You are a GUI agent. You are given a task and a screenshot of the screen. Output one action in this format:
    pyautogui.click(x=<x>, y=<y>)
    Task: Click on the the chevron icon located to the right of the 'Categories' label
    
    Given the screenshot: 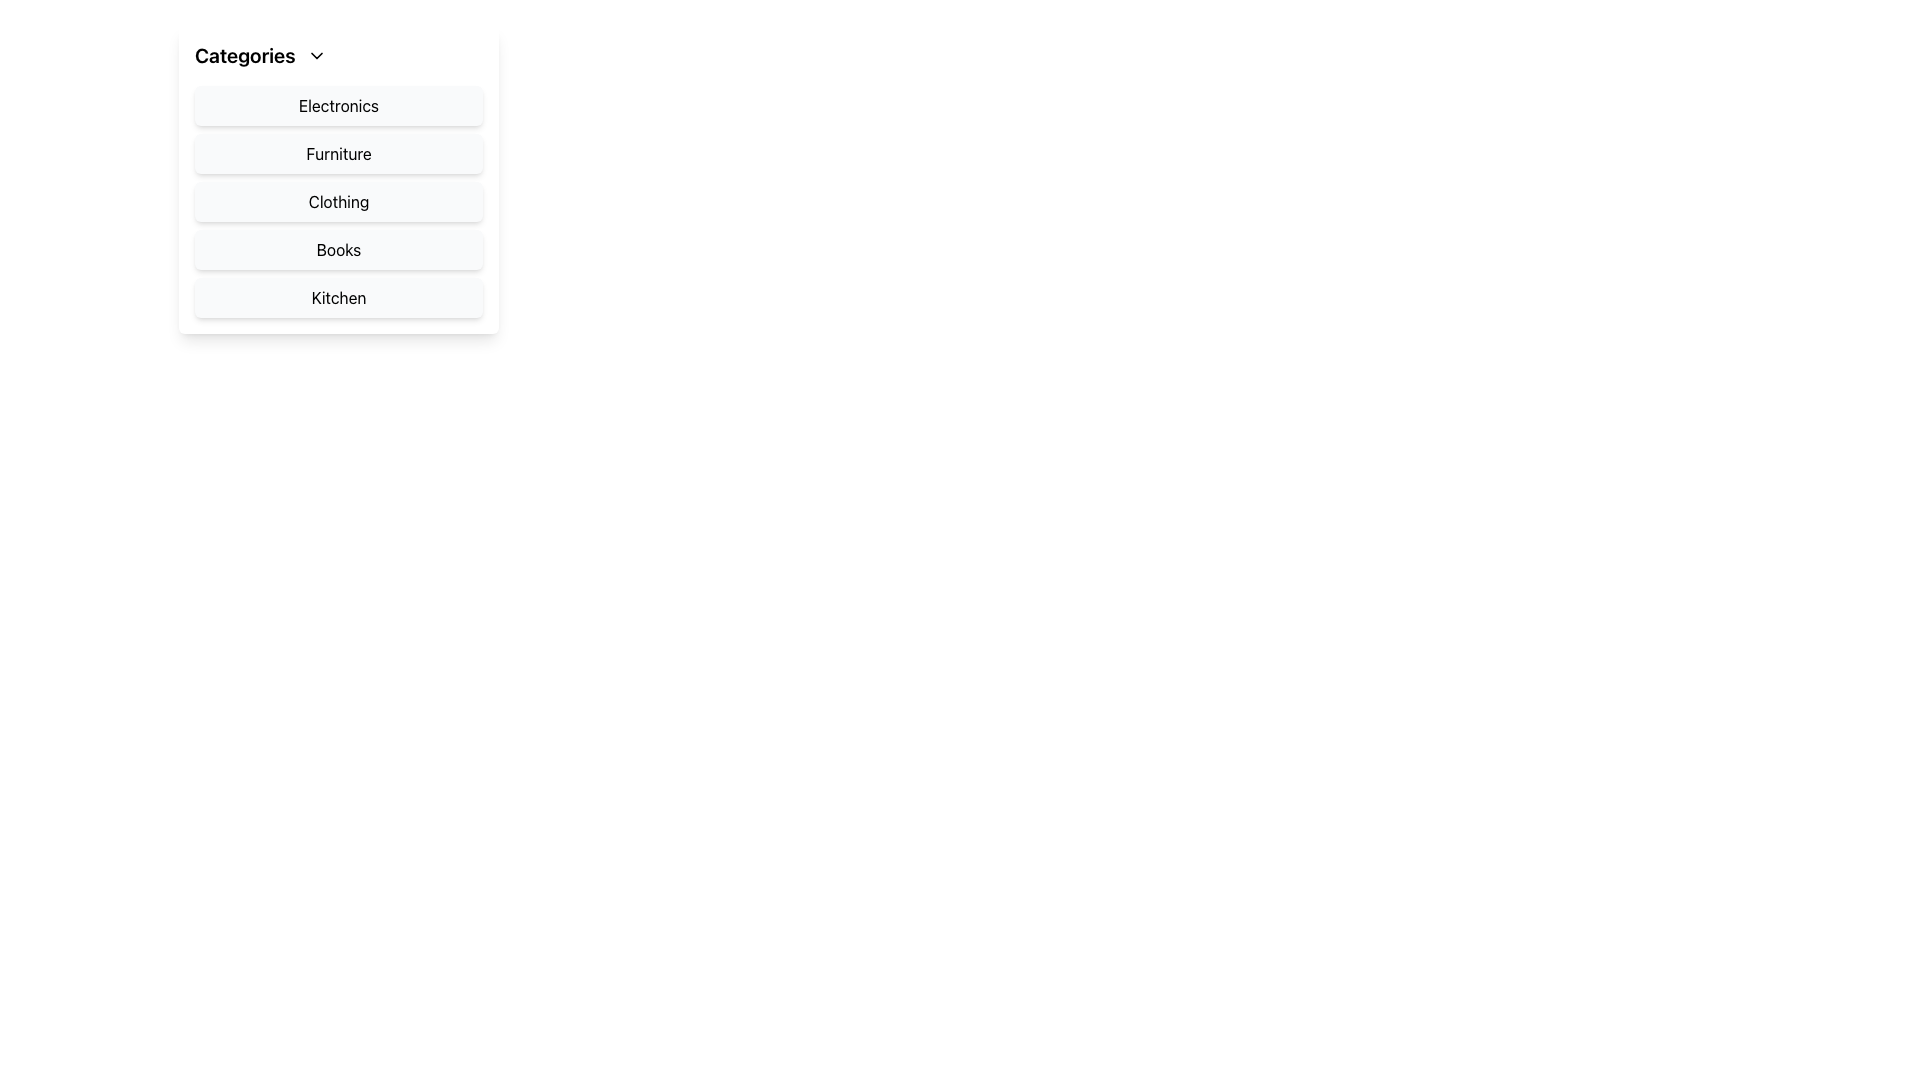 What is the action you would take?
    pyautogui.click(x=316, y=55)
    